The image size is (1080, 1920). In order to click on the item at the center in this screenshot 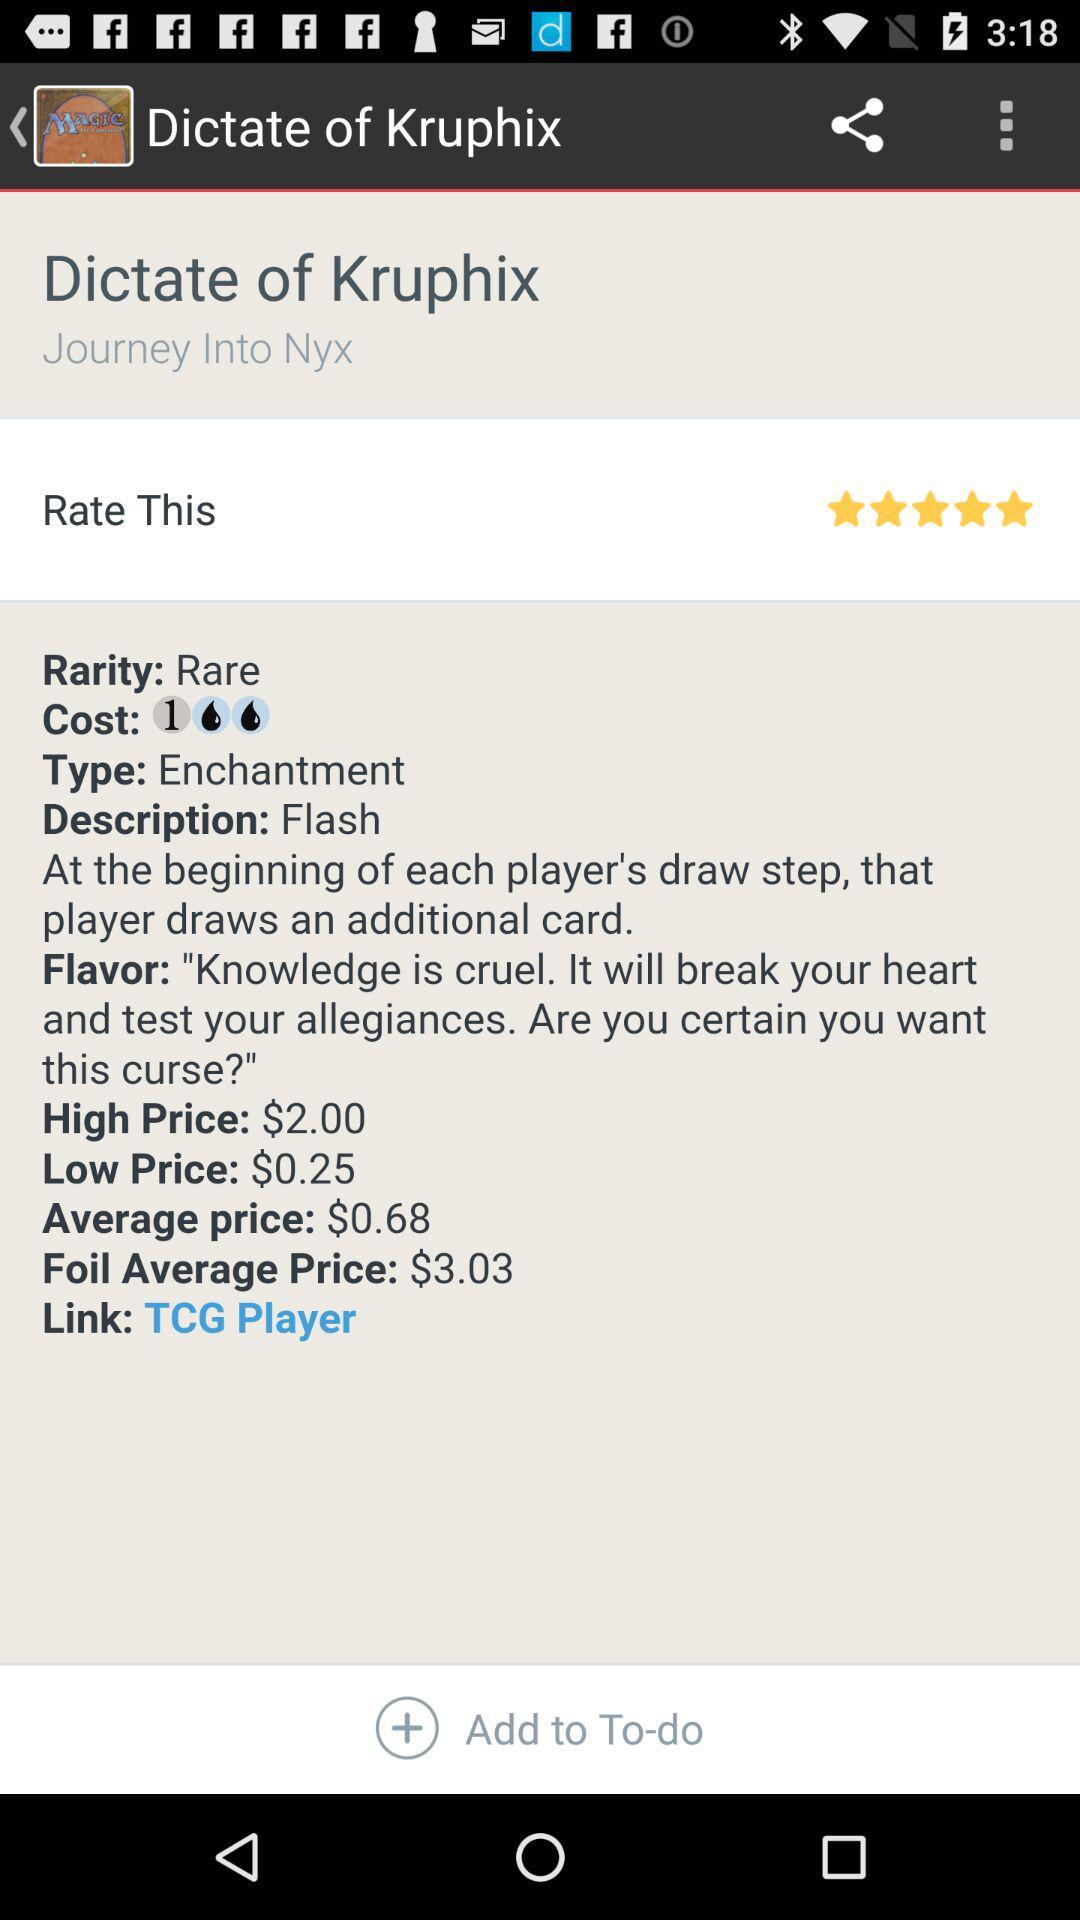, I will do `click(540, 994)`.